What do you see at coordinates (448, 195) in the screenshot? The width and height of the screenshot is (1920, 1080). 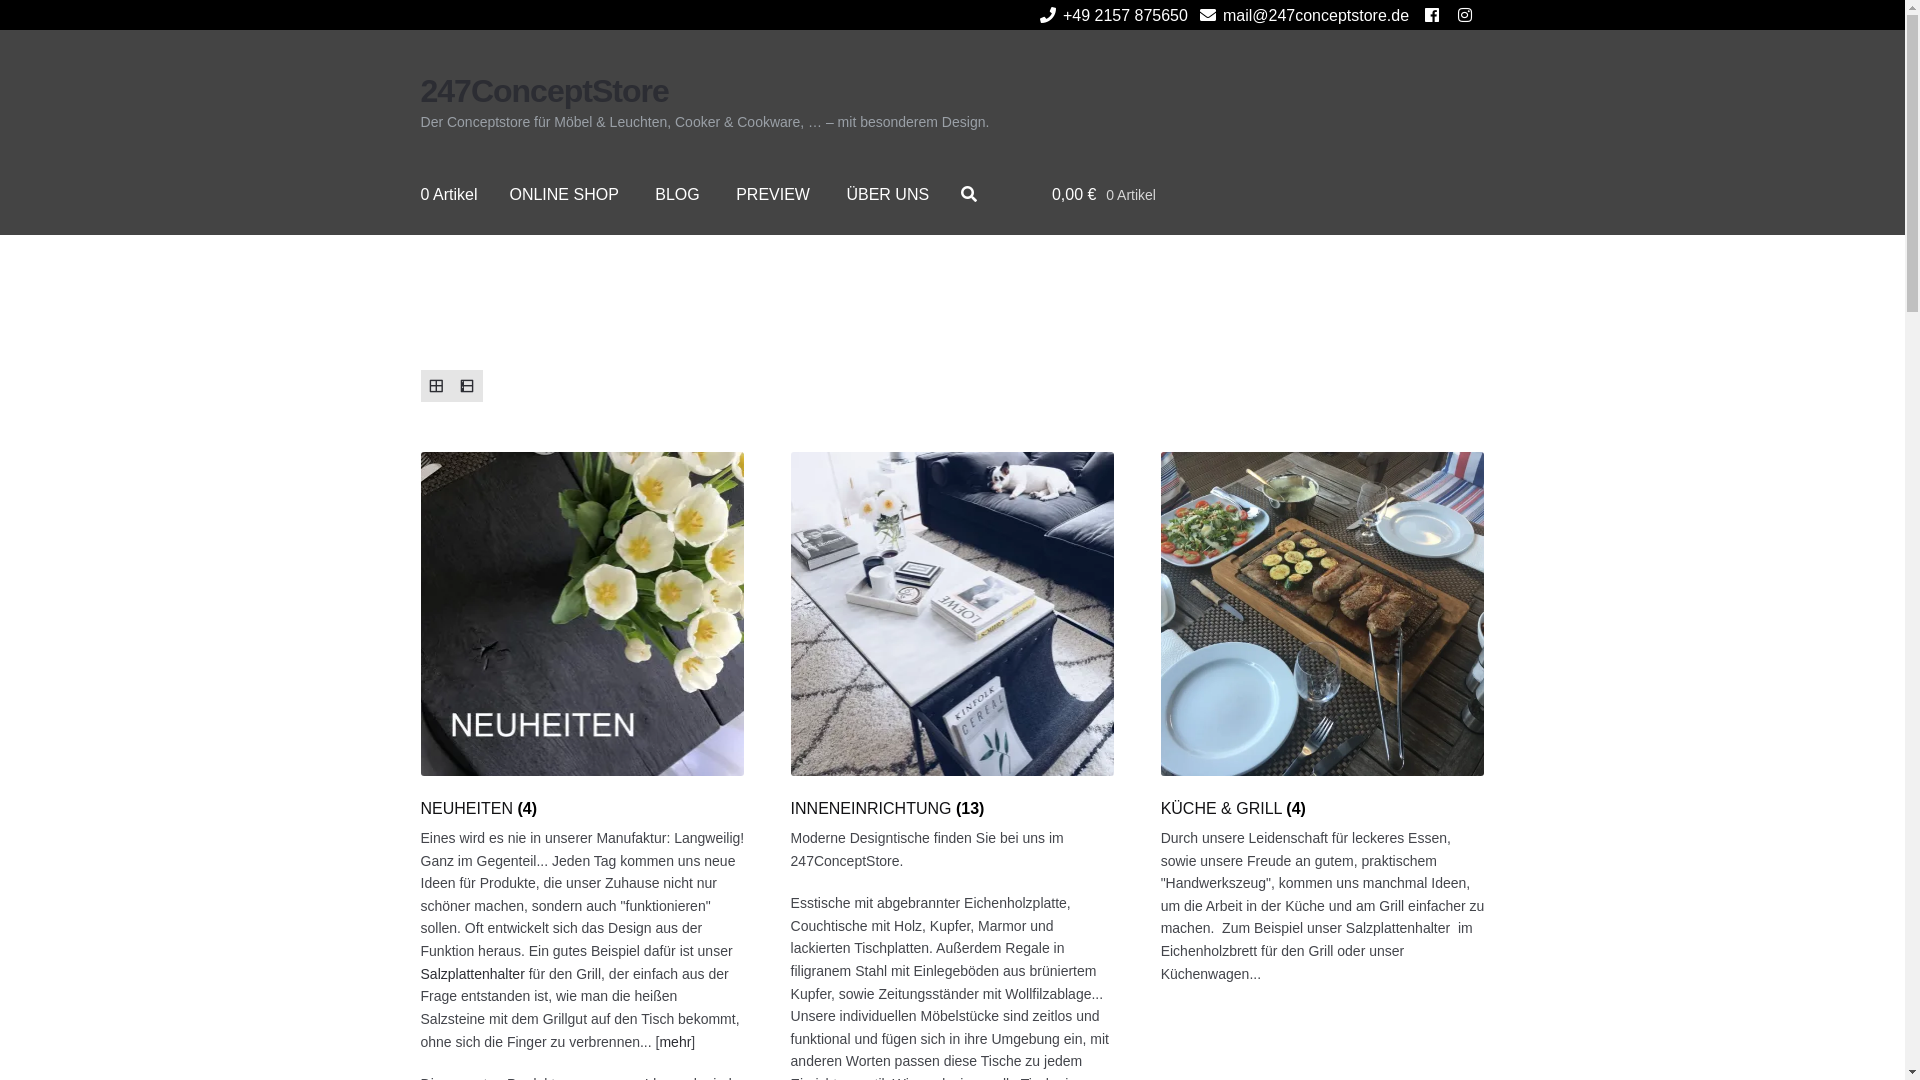 I see `'0 Artikel'` at bounding box center [448, 195].